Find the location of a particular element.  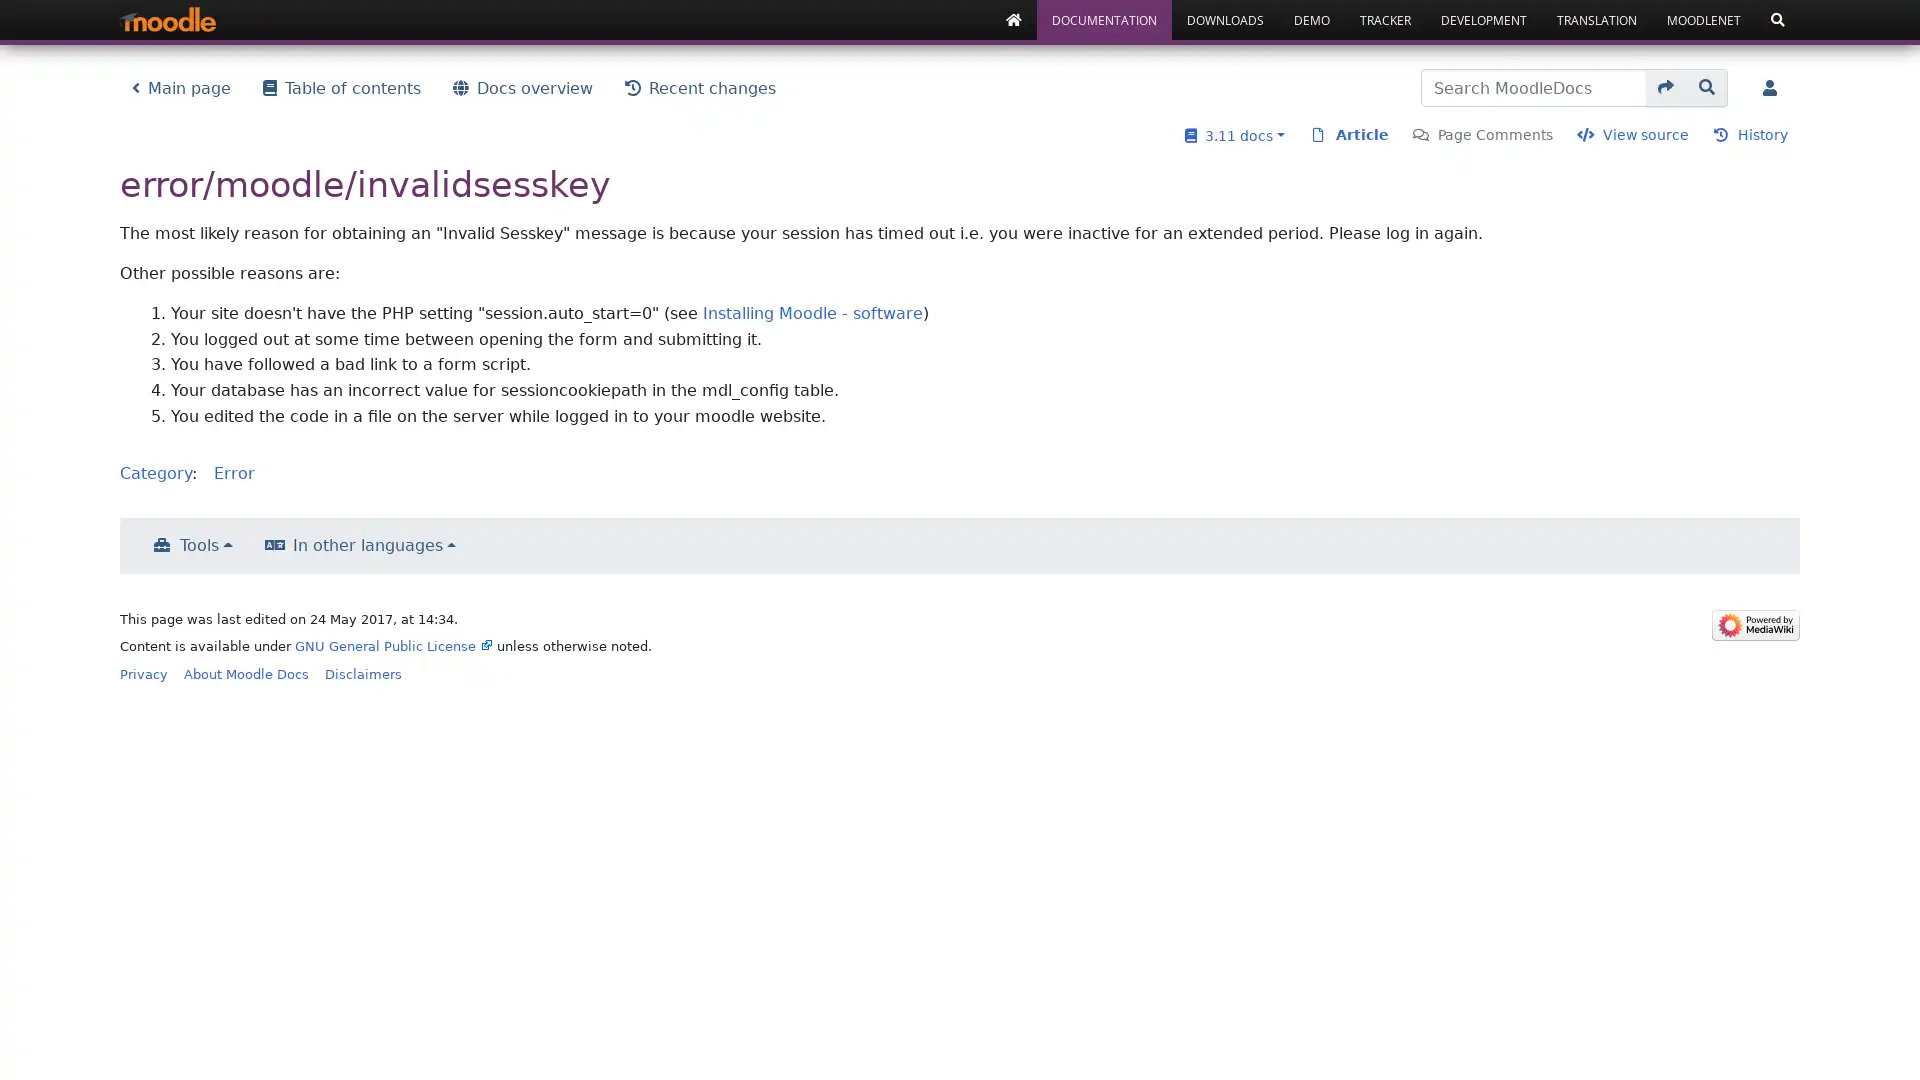

Go to page is located at coordinates (1666, 87).